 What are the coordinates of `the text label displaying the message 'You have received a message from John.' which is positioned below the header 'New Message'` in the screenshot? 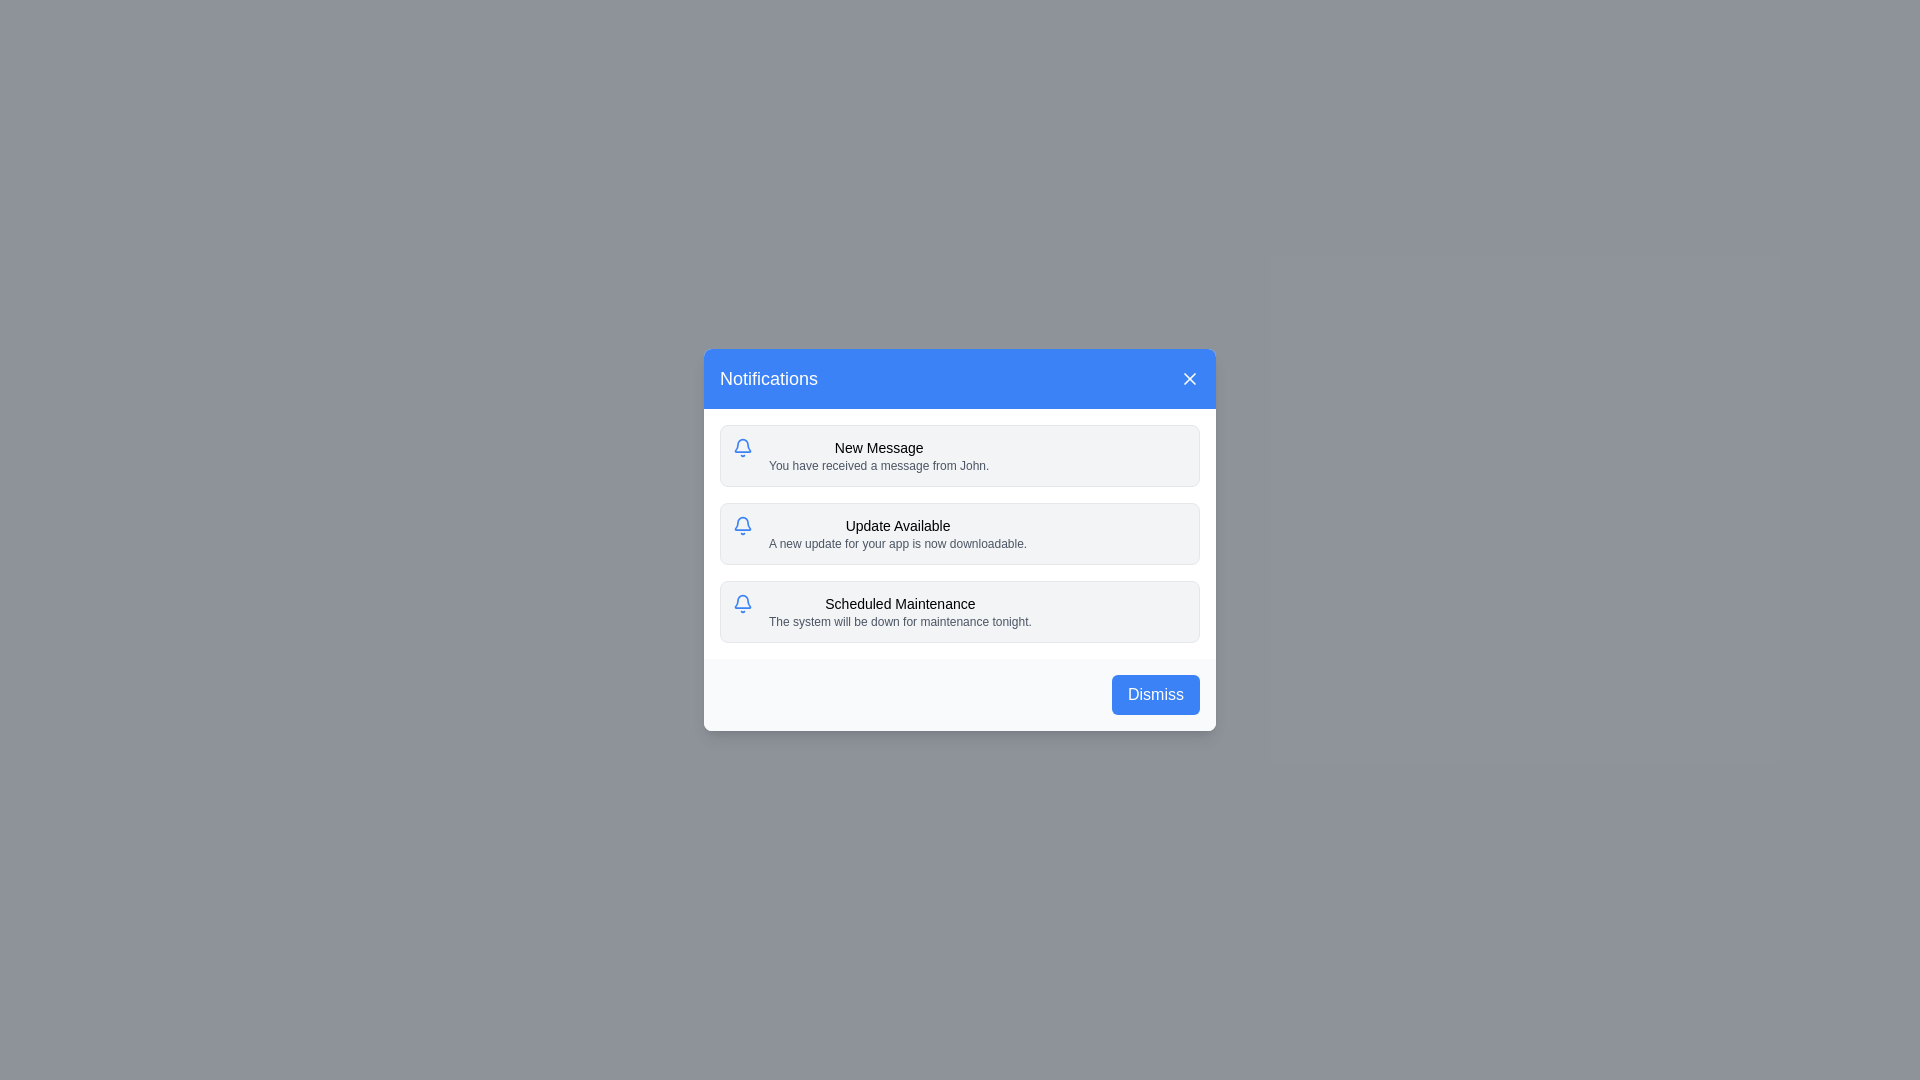 It's located at (879, 466).